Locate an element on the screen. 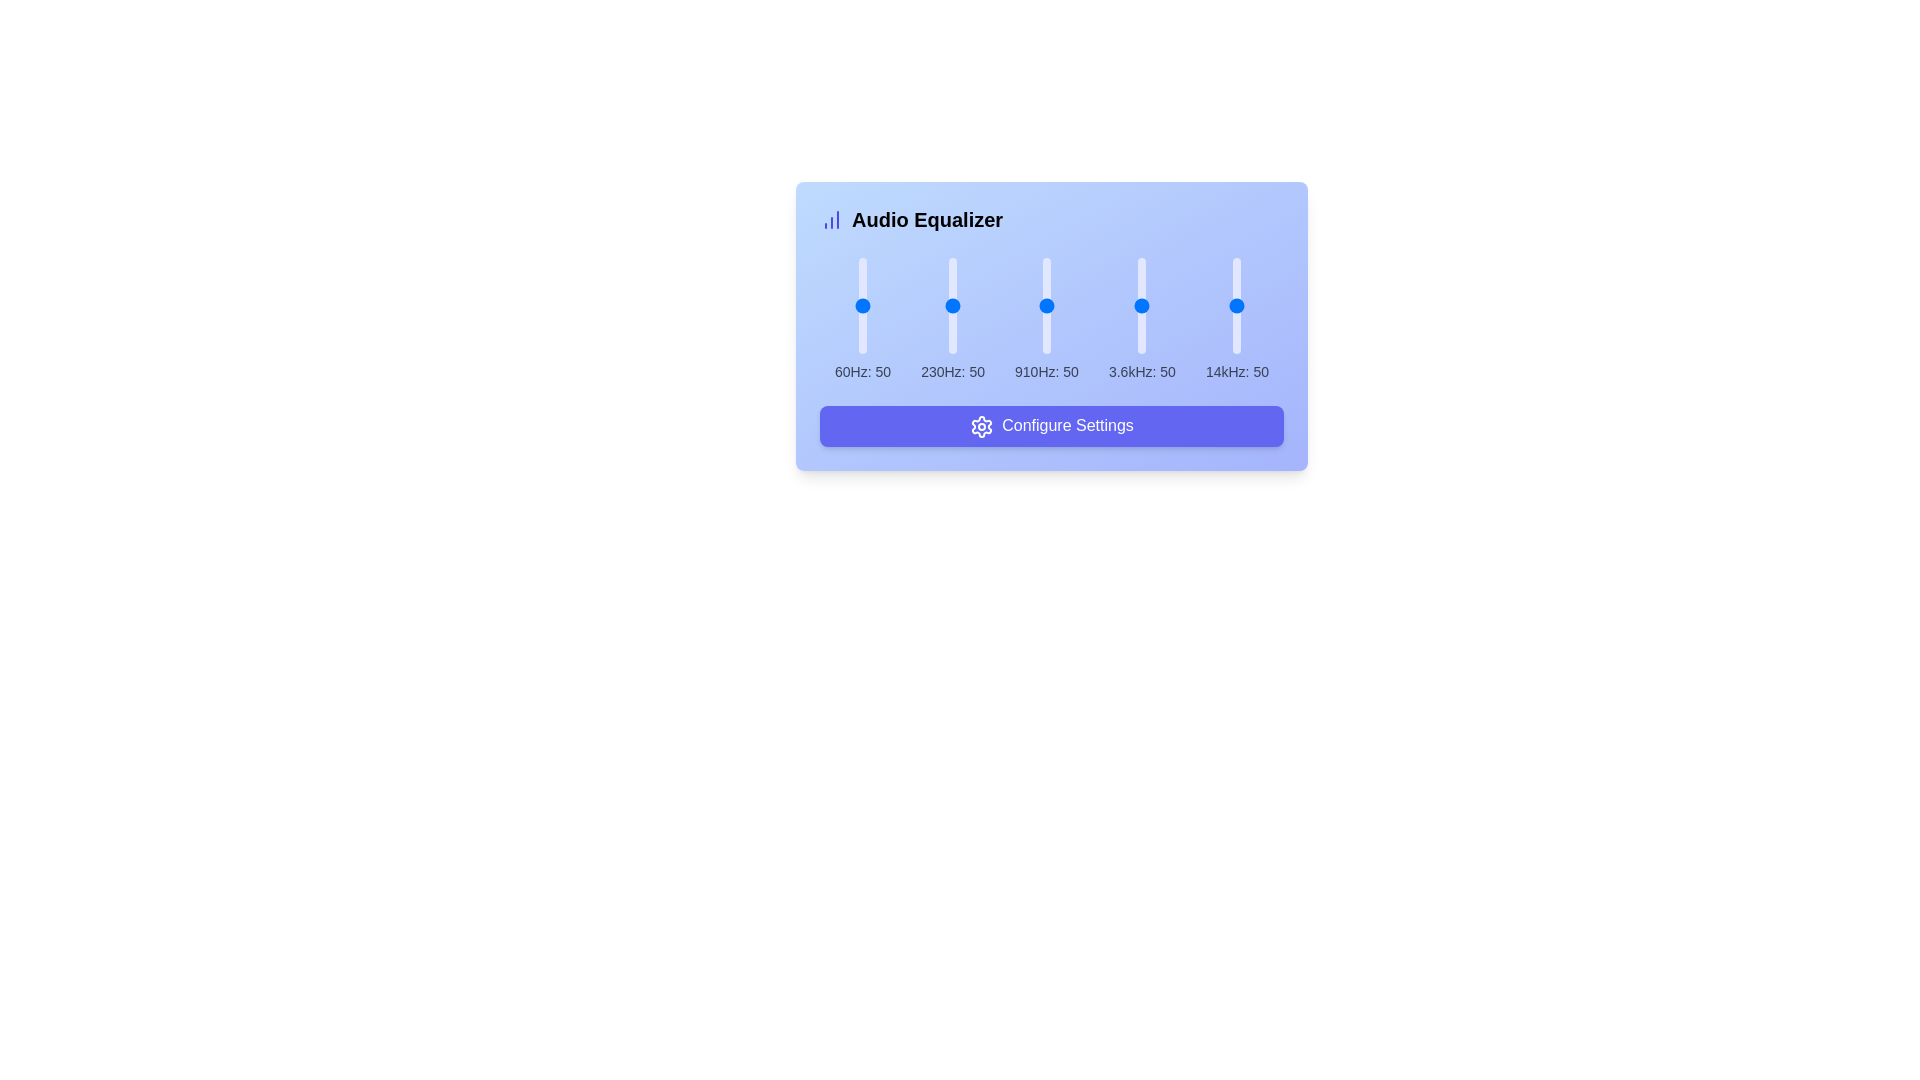 This screenshot has width=1920, height=1080. the slider value is located at coordinates (1236, 314).